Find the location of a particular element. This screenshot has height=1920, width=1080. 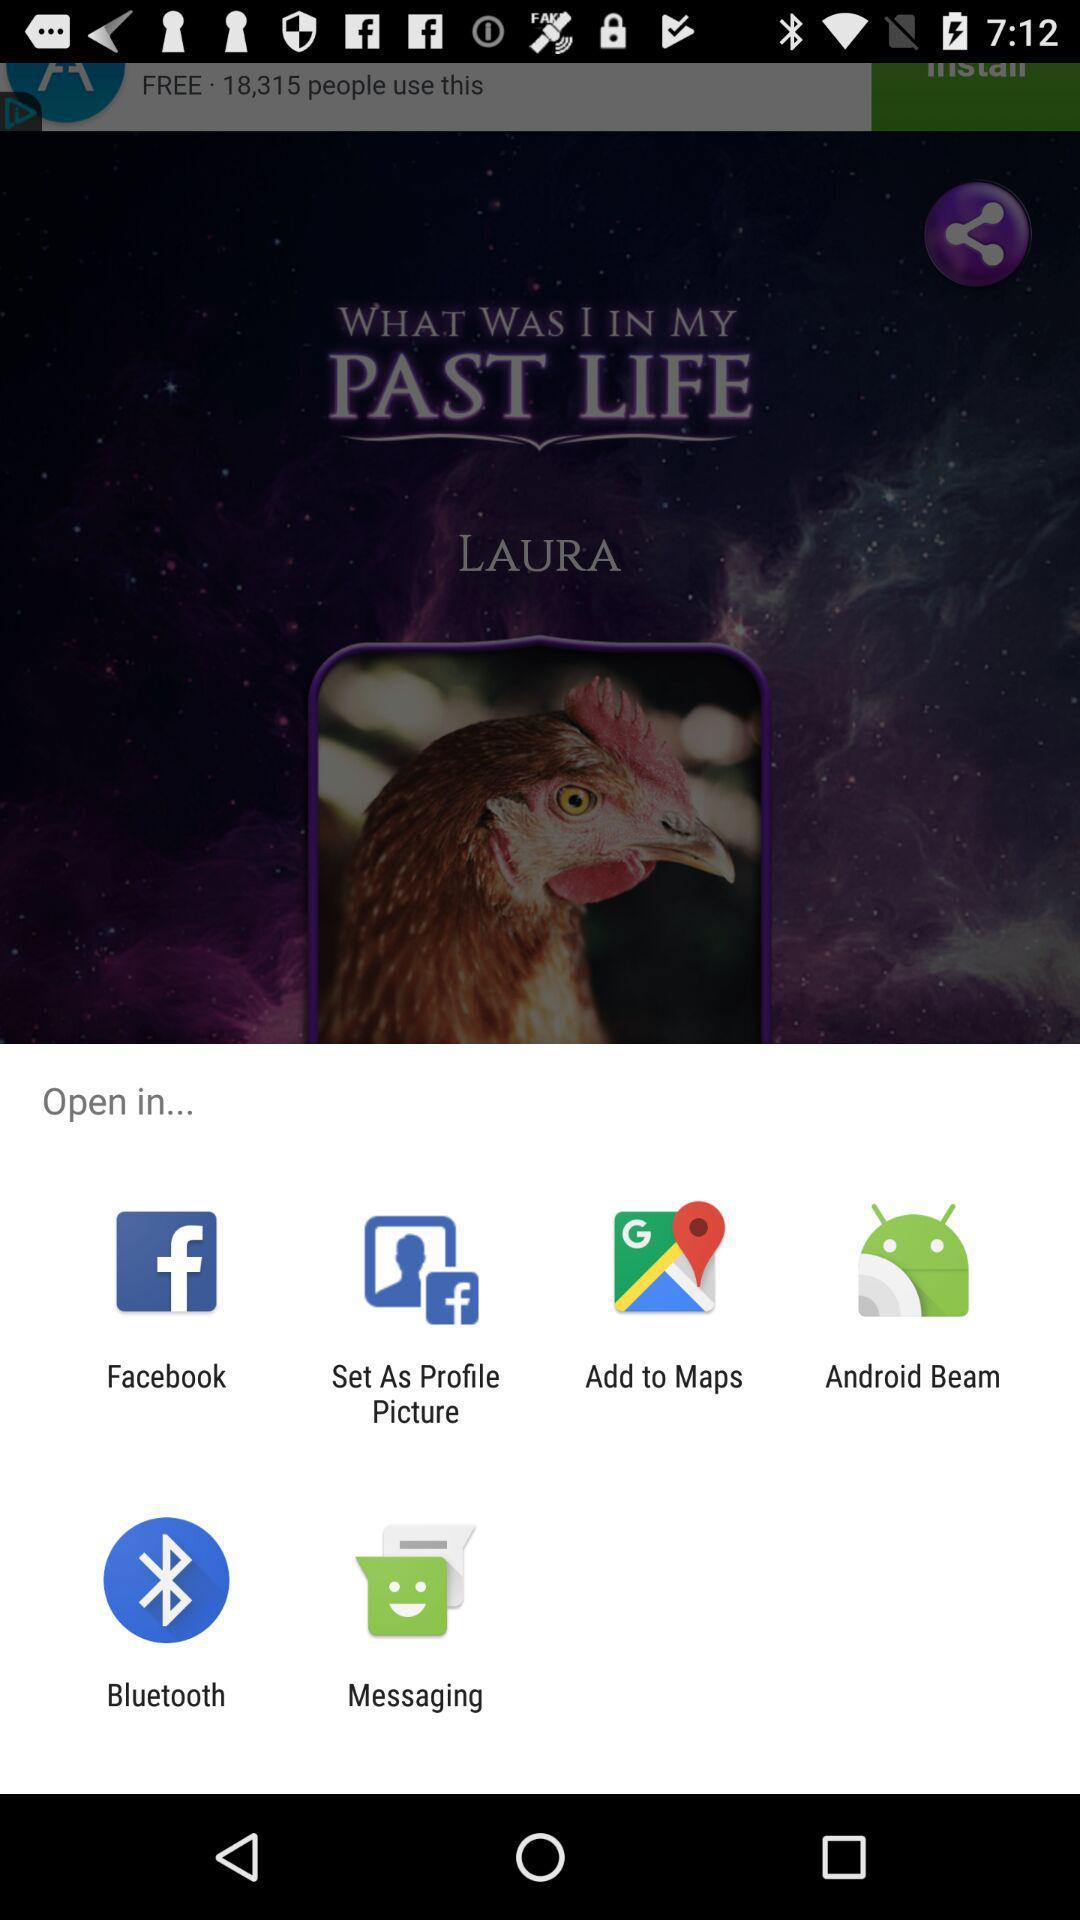

the bluetooth item is located at coordinates (165, 1711).